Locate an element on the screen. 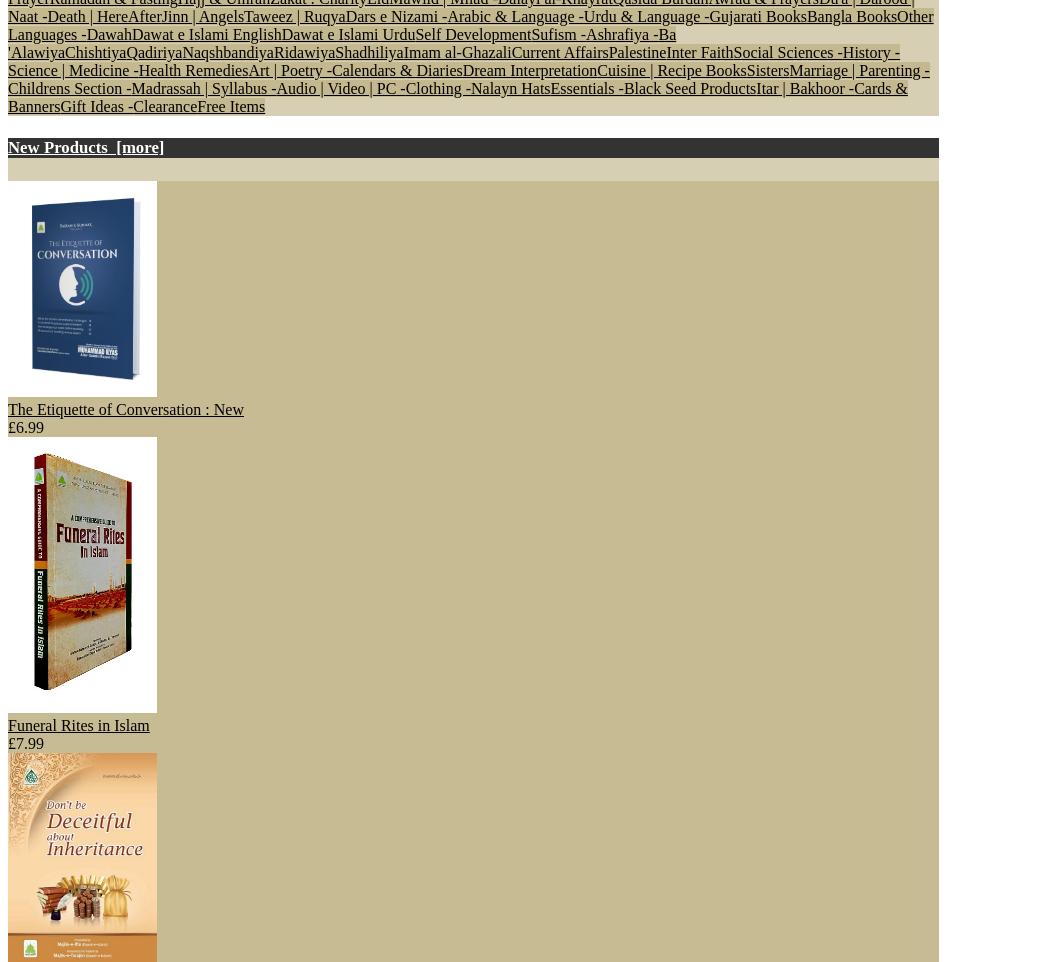 This screenshot has width=1050, height=962. 'Nalayn Hats' is located at coordinates (509, 87).